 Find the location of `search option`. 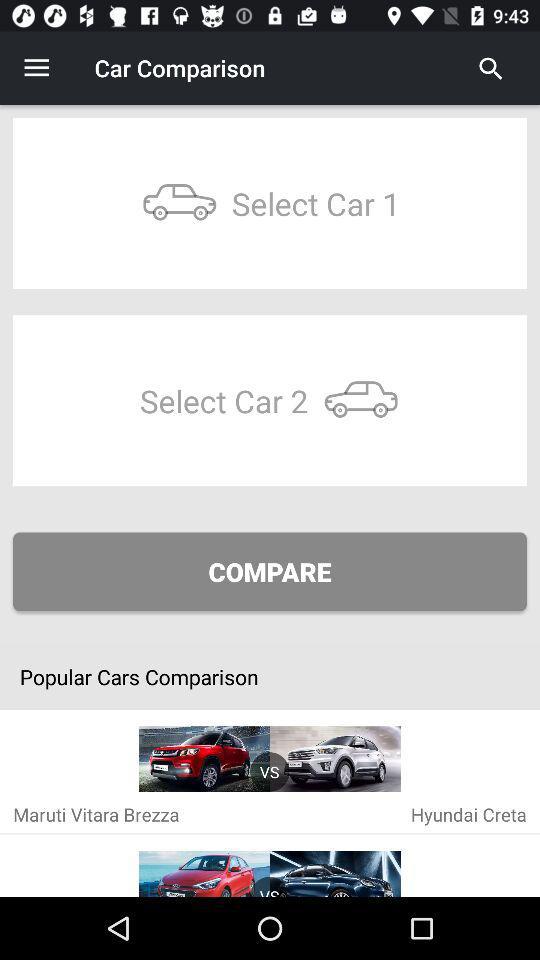

search option is located at coordinates (490, 68).